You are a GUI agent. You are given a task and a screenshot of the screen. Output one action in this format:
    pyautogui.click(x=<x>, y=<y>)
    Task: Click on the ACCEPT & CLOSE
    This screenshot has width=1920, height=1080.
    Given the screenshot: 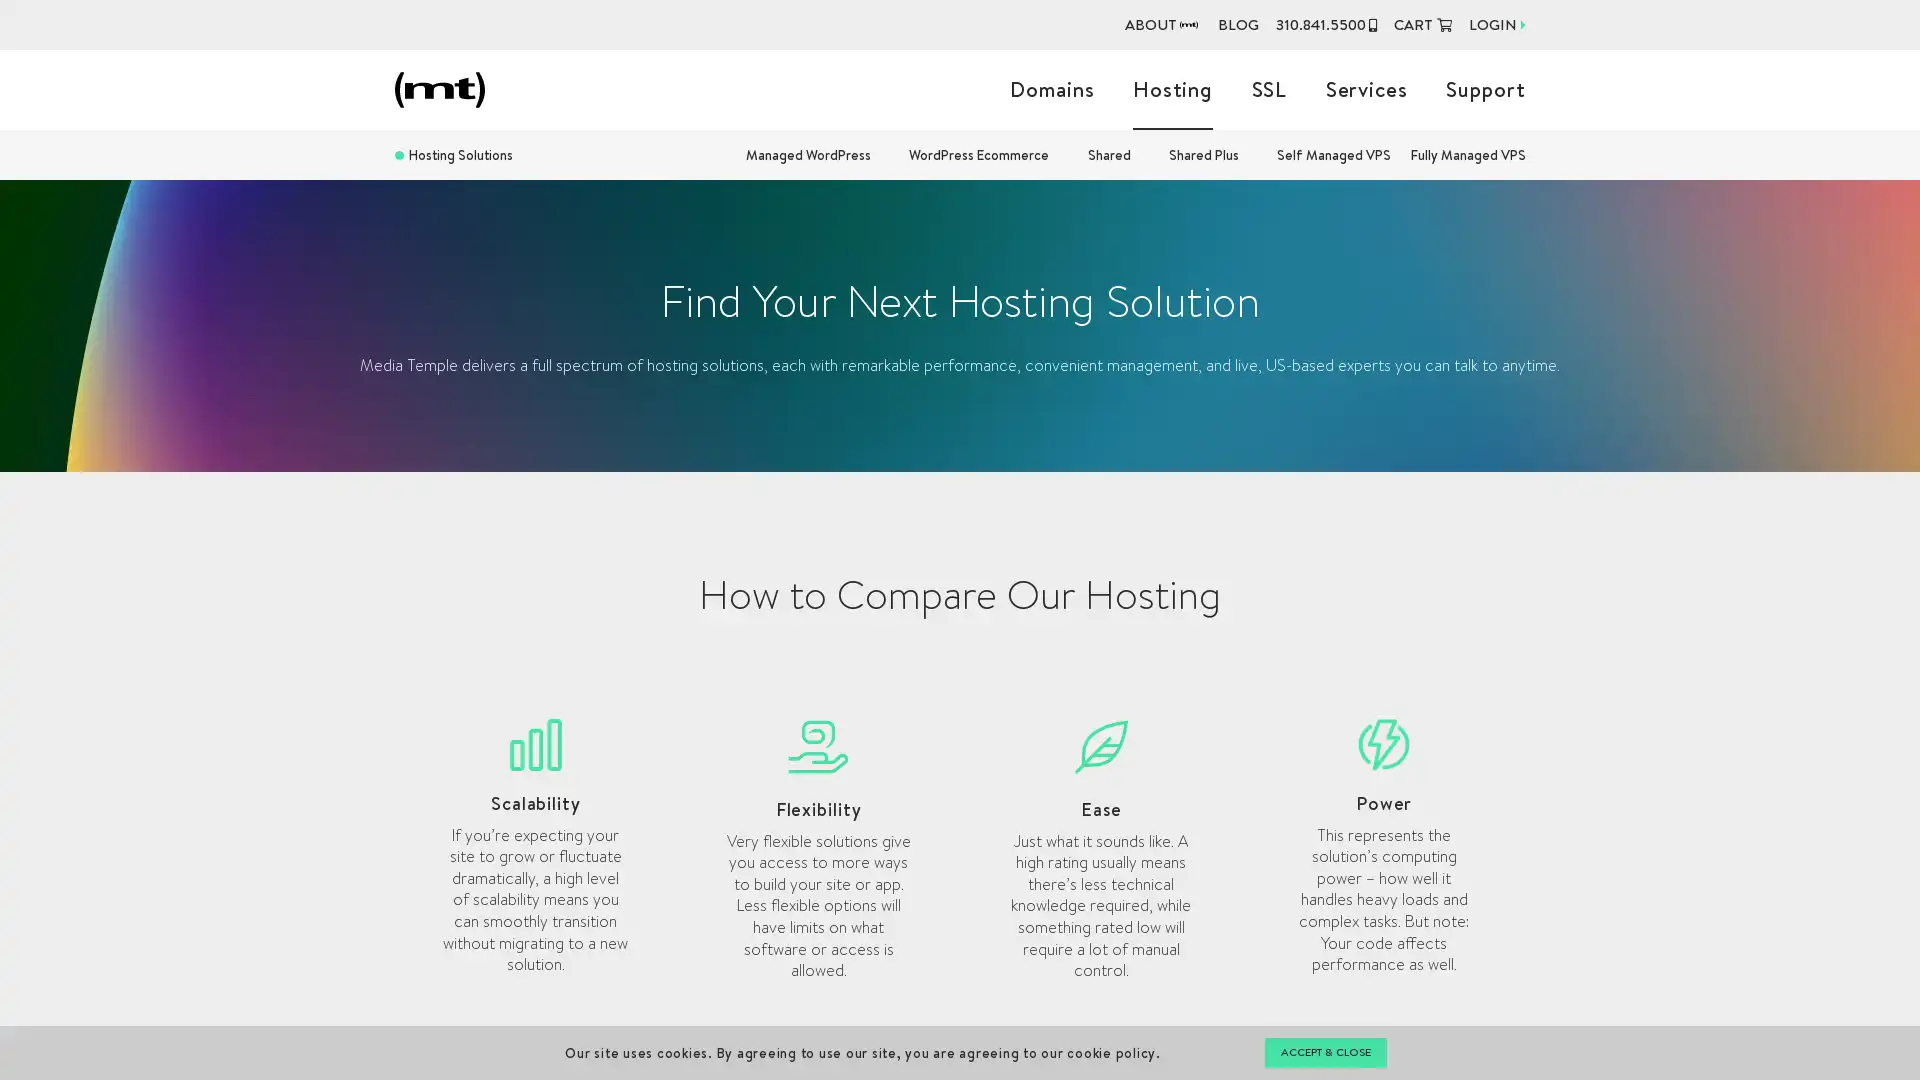 What is the action you would take?
    pyautogui.click(x=1324, y=1052)
    